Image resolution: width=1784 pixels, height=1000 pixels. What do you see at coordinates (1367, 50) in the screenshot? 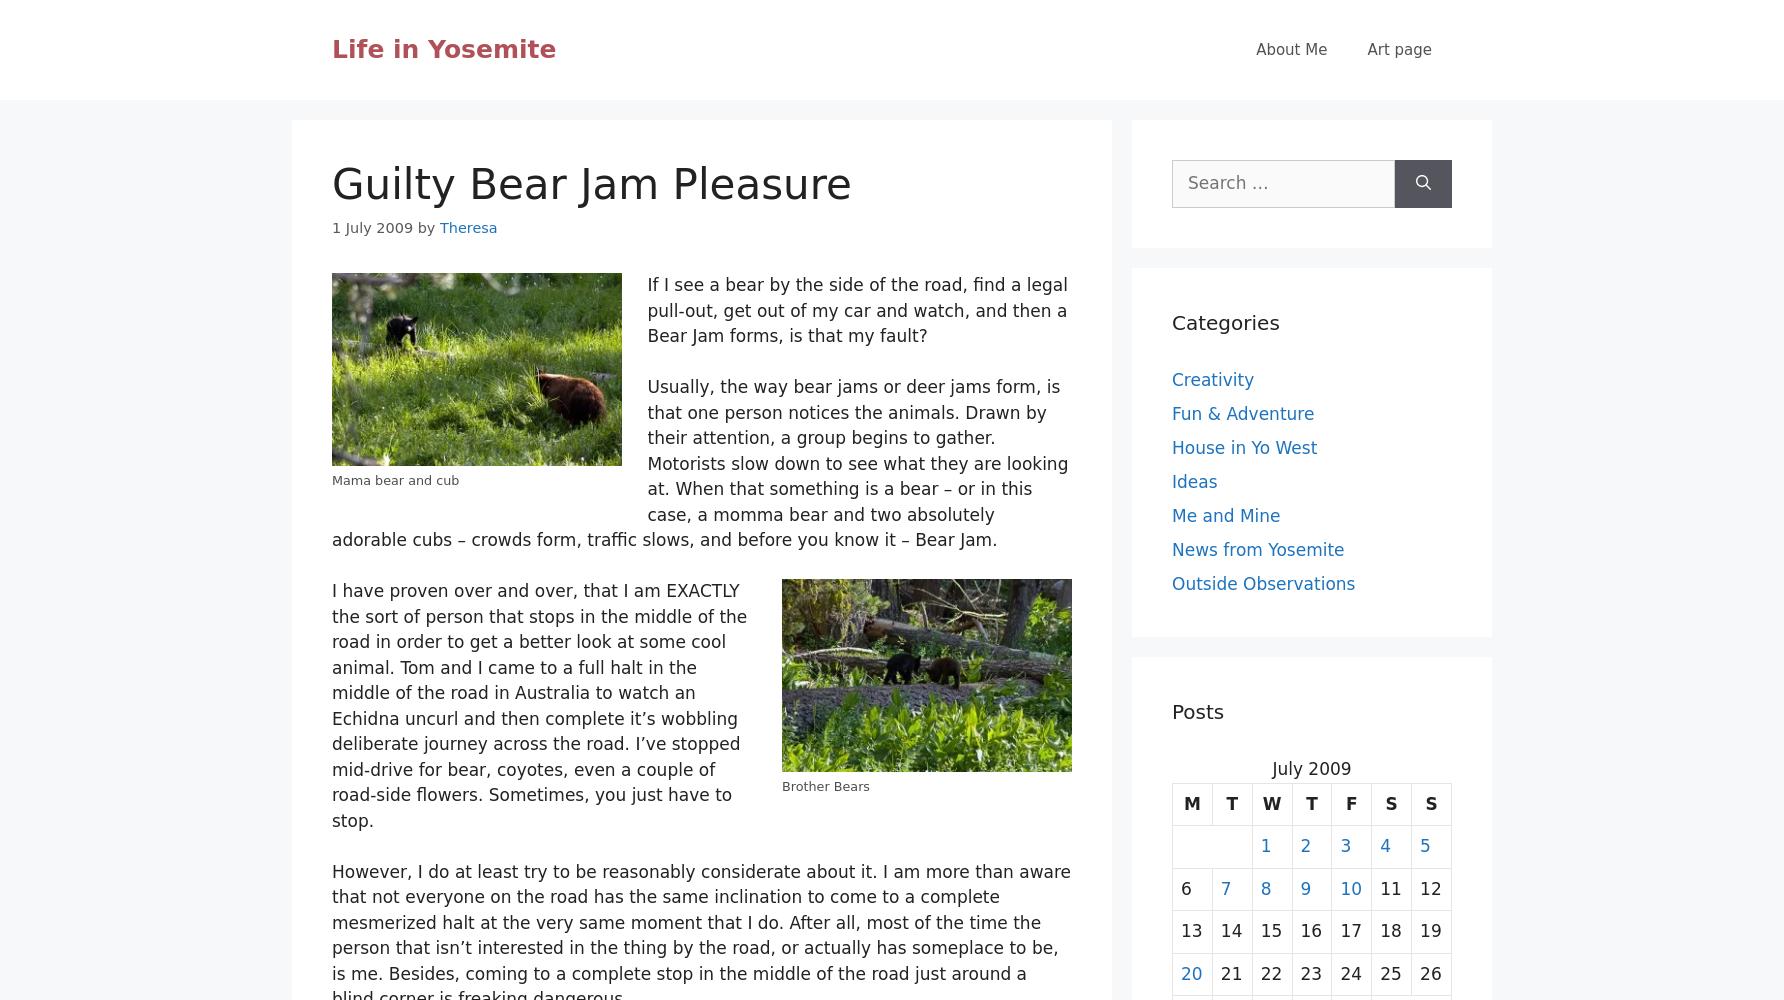
I see `'Art page'` at bounding box center [1367, 50].